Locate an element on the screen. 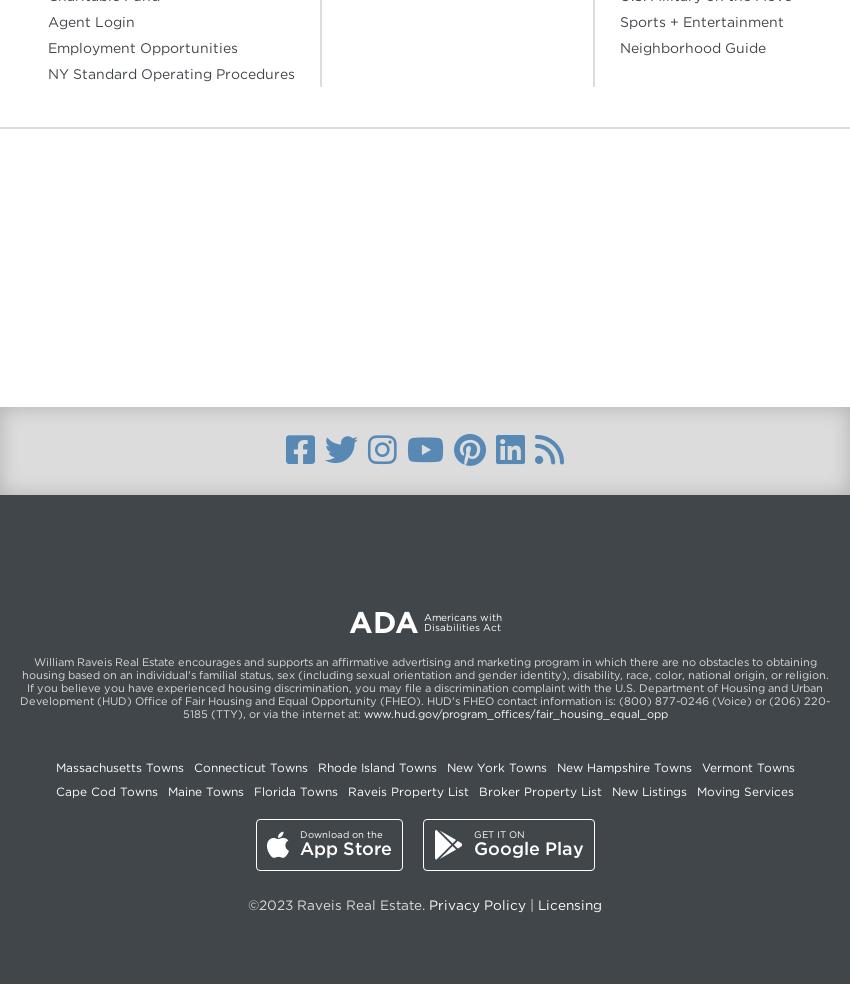  'NY Standard Operating Procedures' is located at coordinates (170, 72).